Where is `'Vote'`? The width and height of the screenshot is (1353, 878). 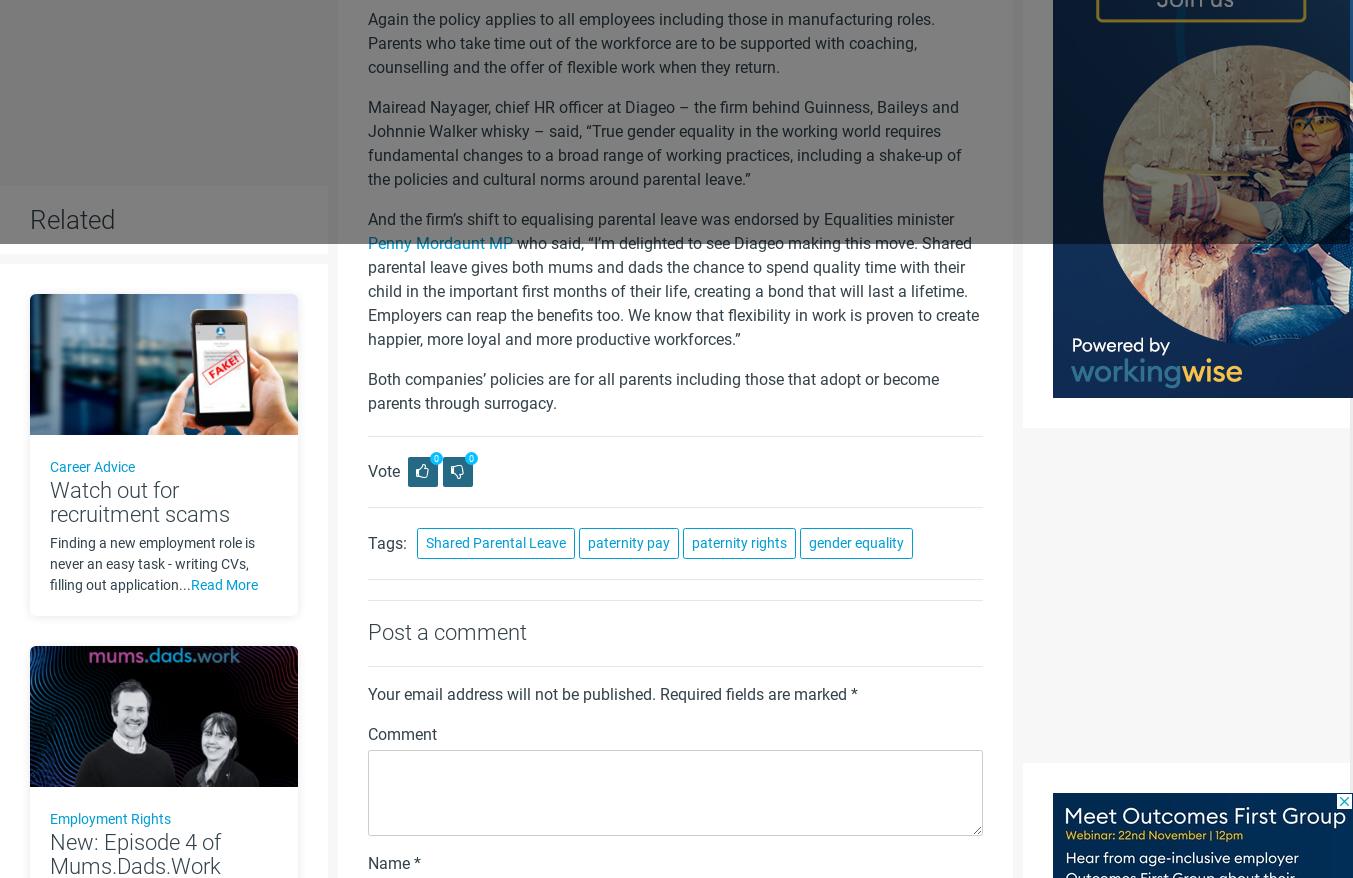 'Vote' is located at coordinates (365, 470).